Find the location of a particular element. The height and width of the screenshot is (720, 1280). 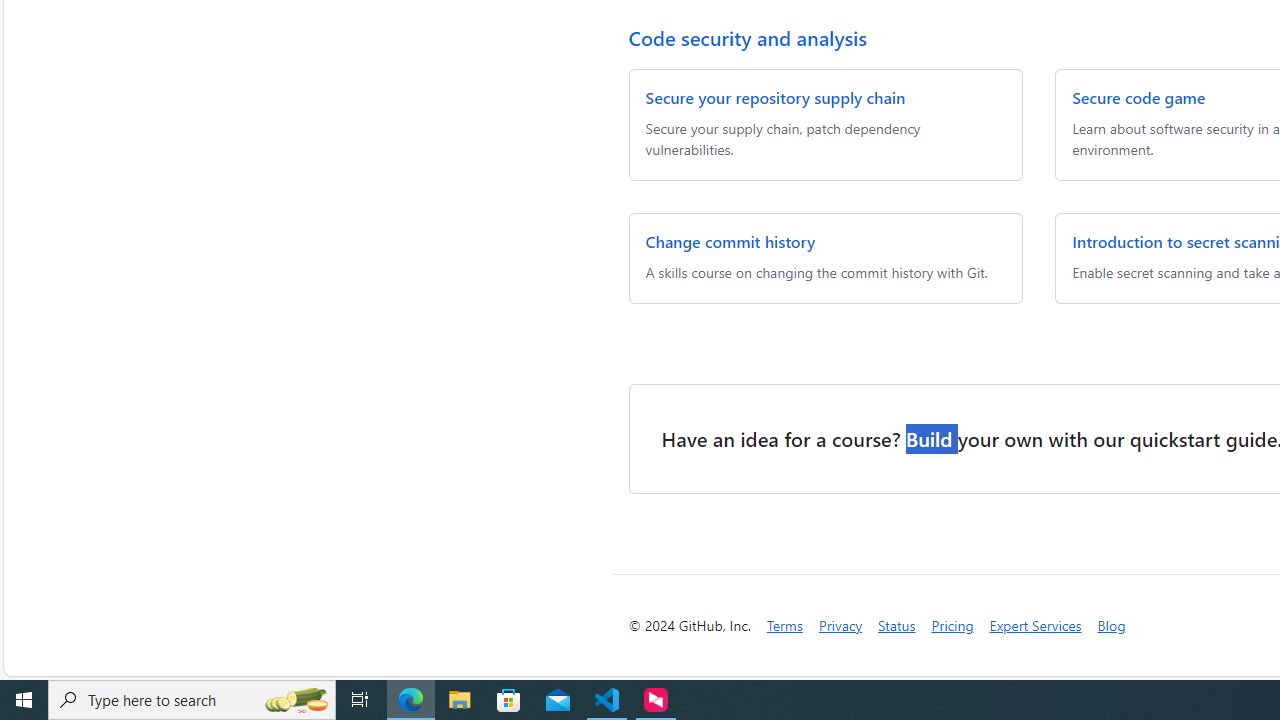

'Code security and analysis' is located at coordinates (746, 37).